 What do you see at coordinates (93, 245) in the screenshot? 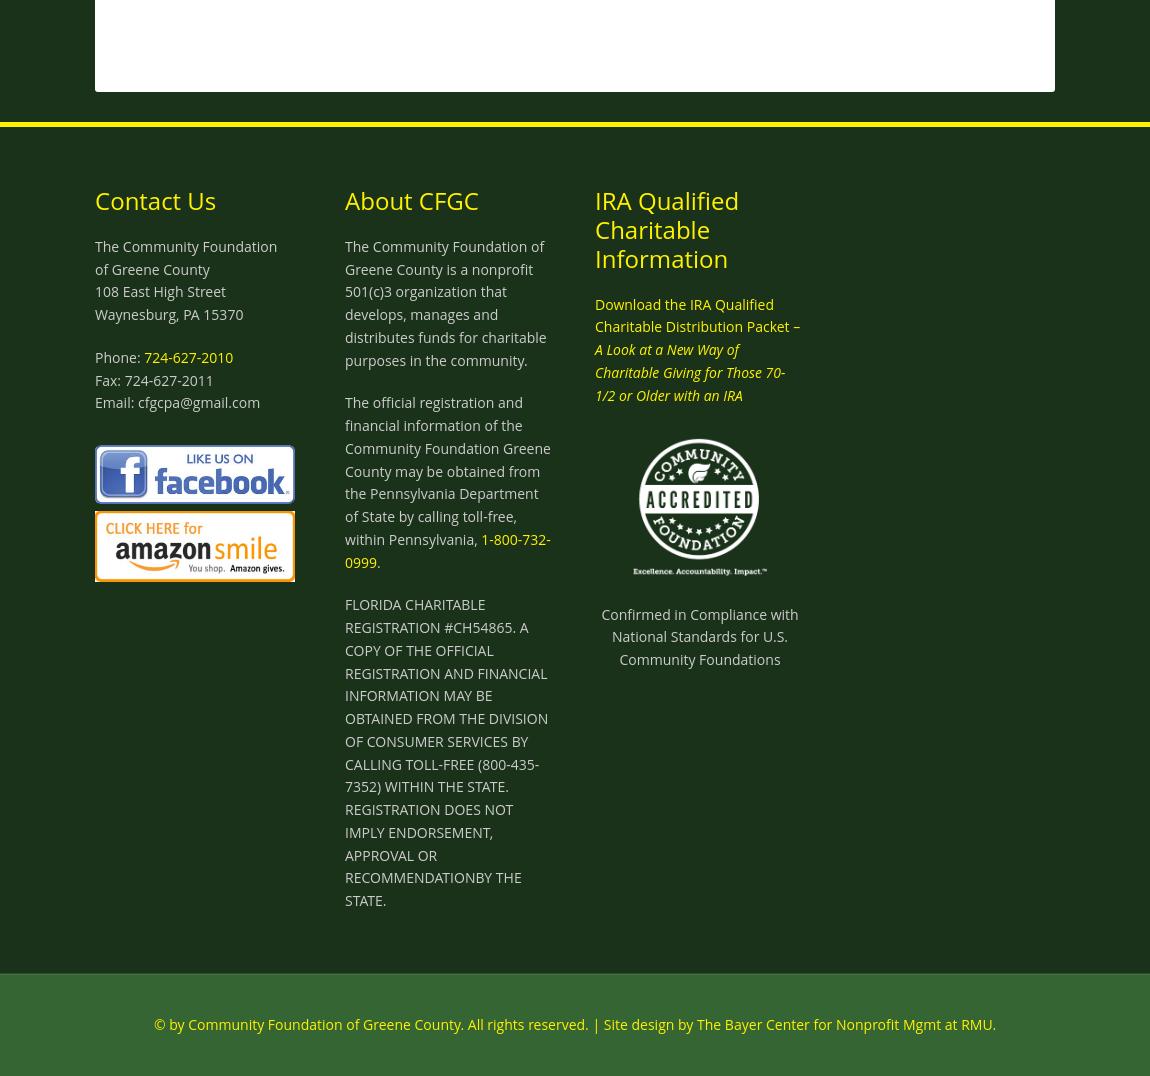
I see `'The Community Foundation'` at bounding box center [93, 245].